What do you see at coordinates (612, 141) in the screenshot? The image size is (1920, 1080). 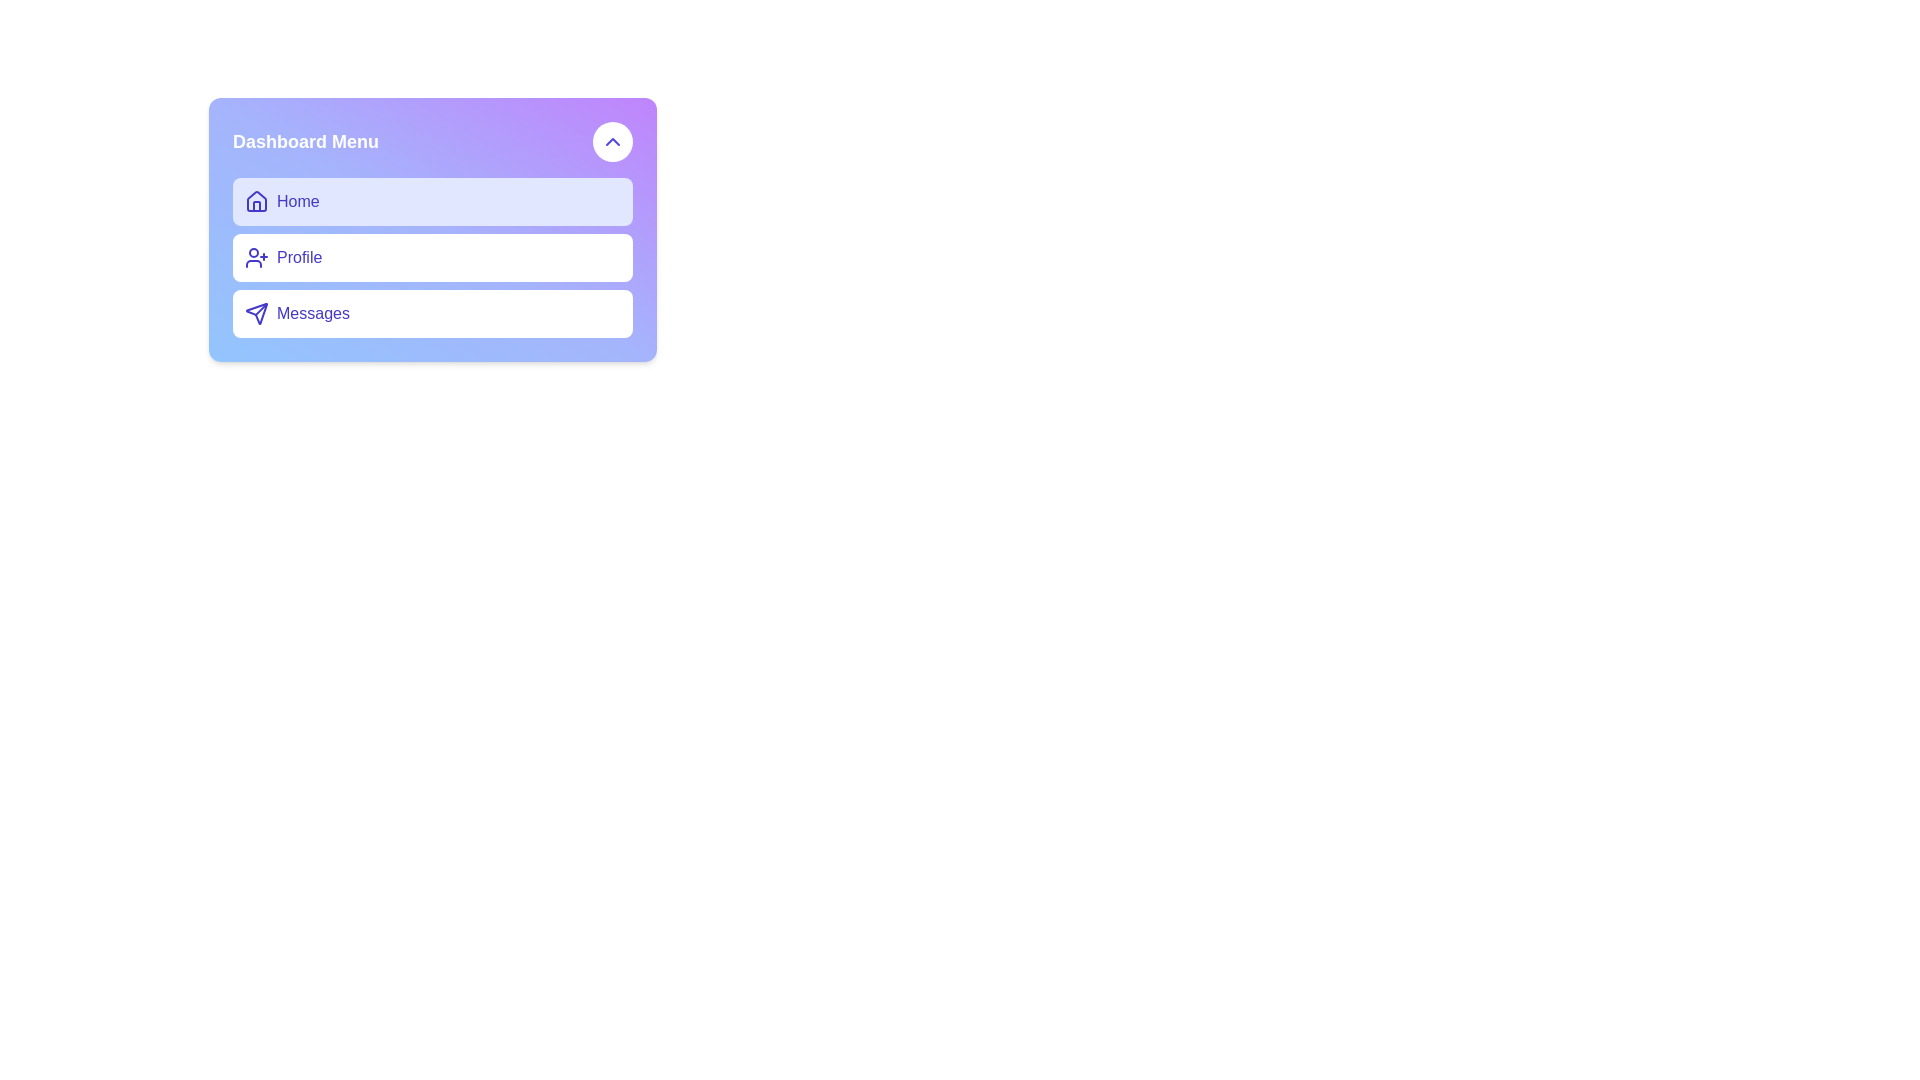 I see `the upward-facing chevron arrow icon nested inside the circular button with a white background and indigo border in the 'Dashboard Menu'` at bounding box center [612, 141].